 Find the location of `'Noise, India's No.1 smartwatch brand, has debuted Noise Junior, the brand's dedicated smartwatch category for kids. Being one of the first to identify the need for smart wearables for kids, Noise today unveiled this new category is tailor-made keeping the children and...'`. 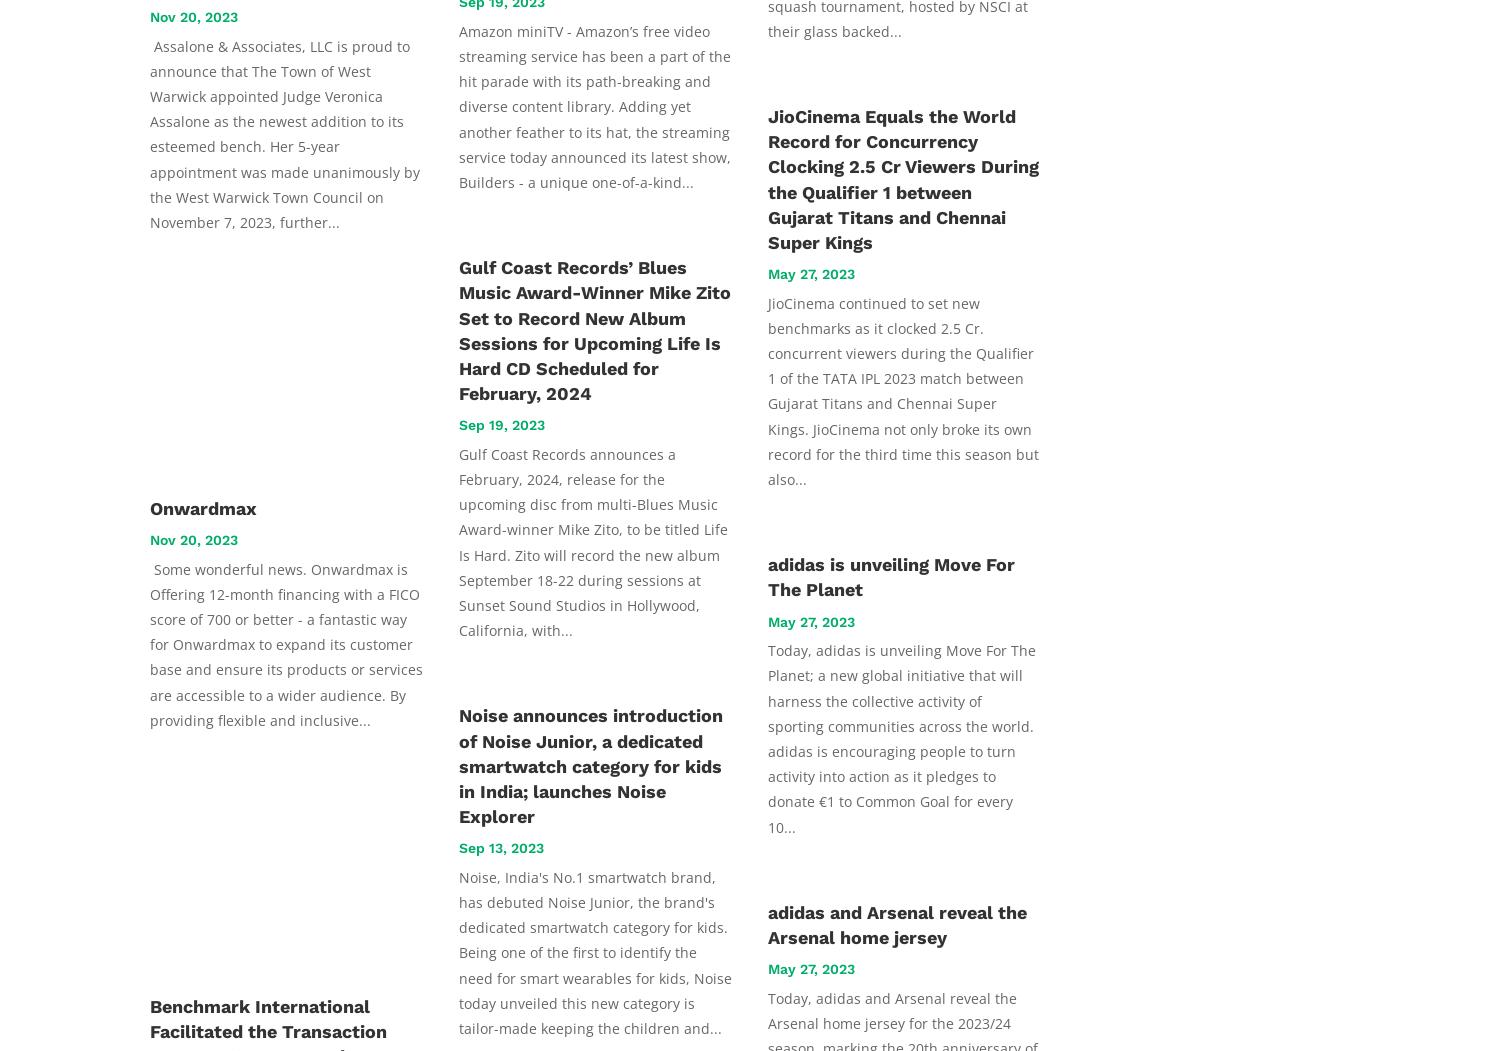

'Noise, India's No.1 smartwatch brand, has debuted Noise Junior, the brand's dedicated smartwatch category for kids. Being one of the first to identify the need for smart wearables for kids, Noise today unveiled this new category is tailor-made keeping the children and...' is located at coordinates (458, 951).